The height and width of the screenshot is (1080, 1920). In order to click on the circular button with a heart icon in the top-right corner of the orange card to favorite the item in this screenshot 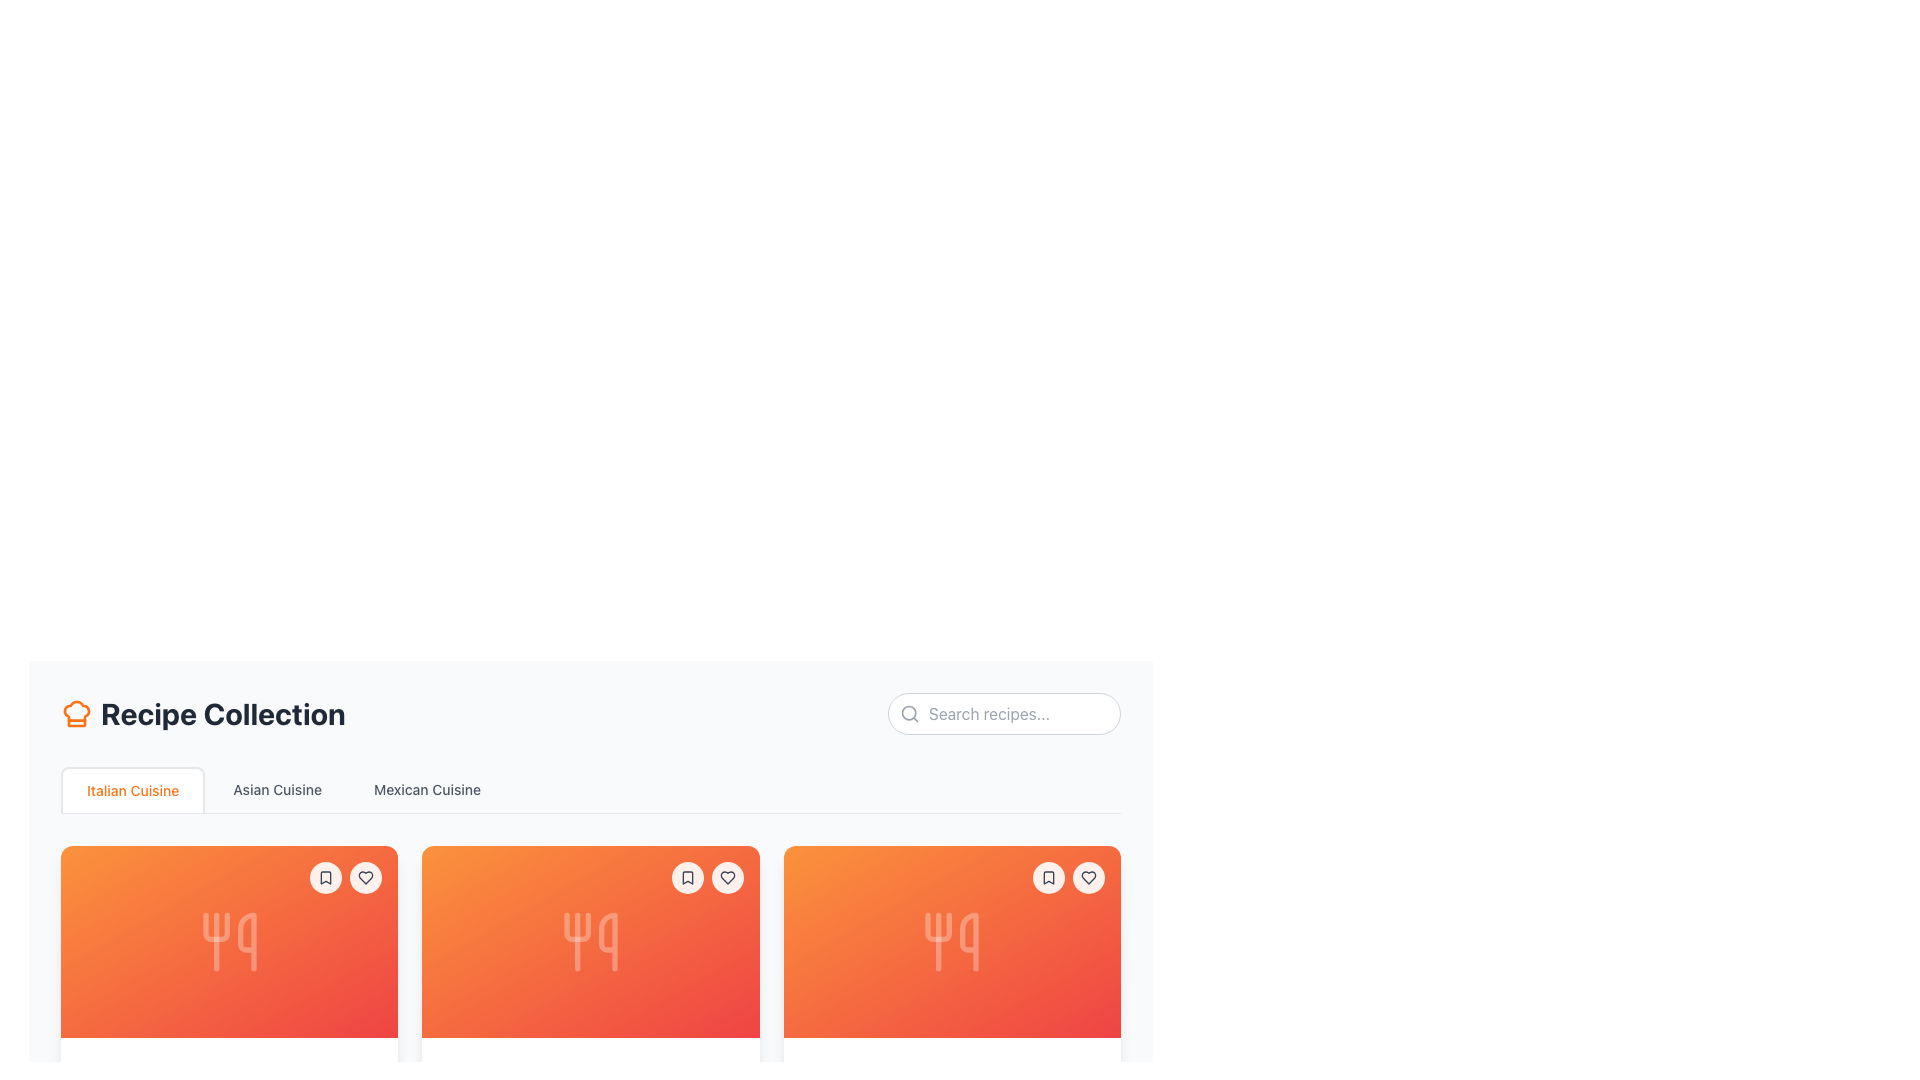, I will do `click(726, 877)`.